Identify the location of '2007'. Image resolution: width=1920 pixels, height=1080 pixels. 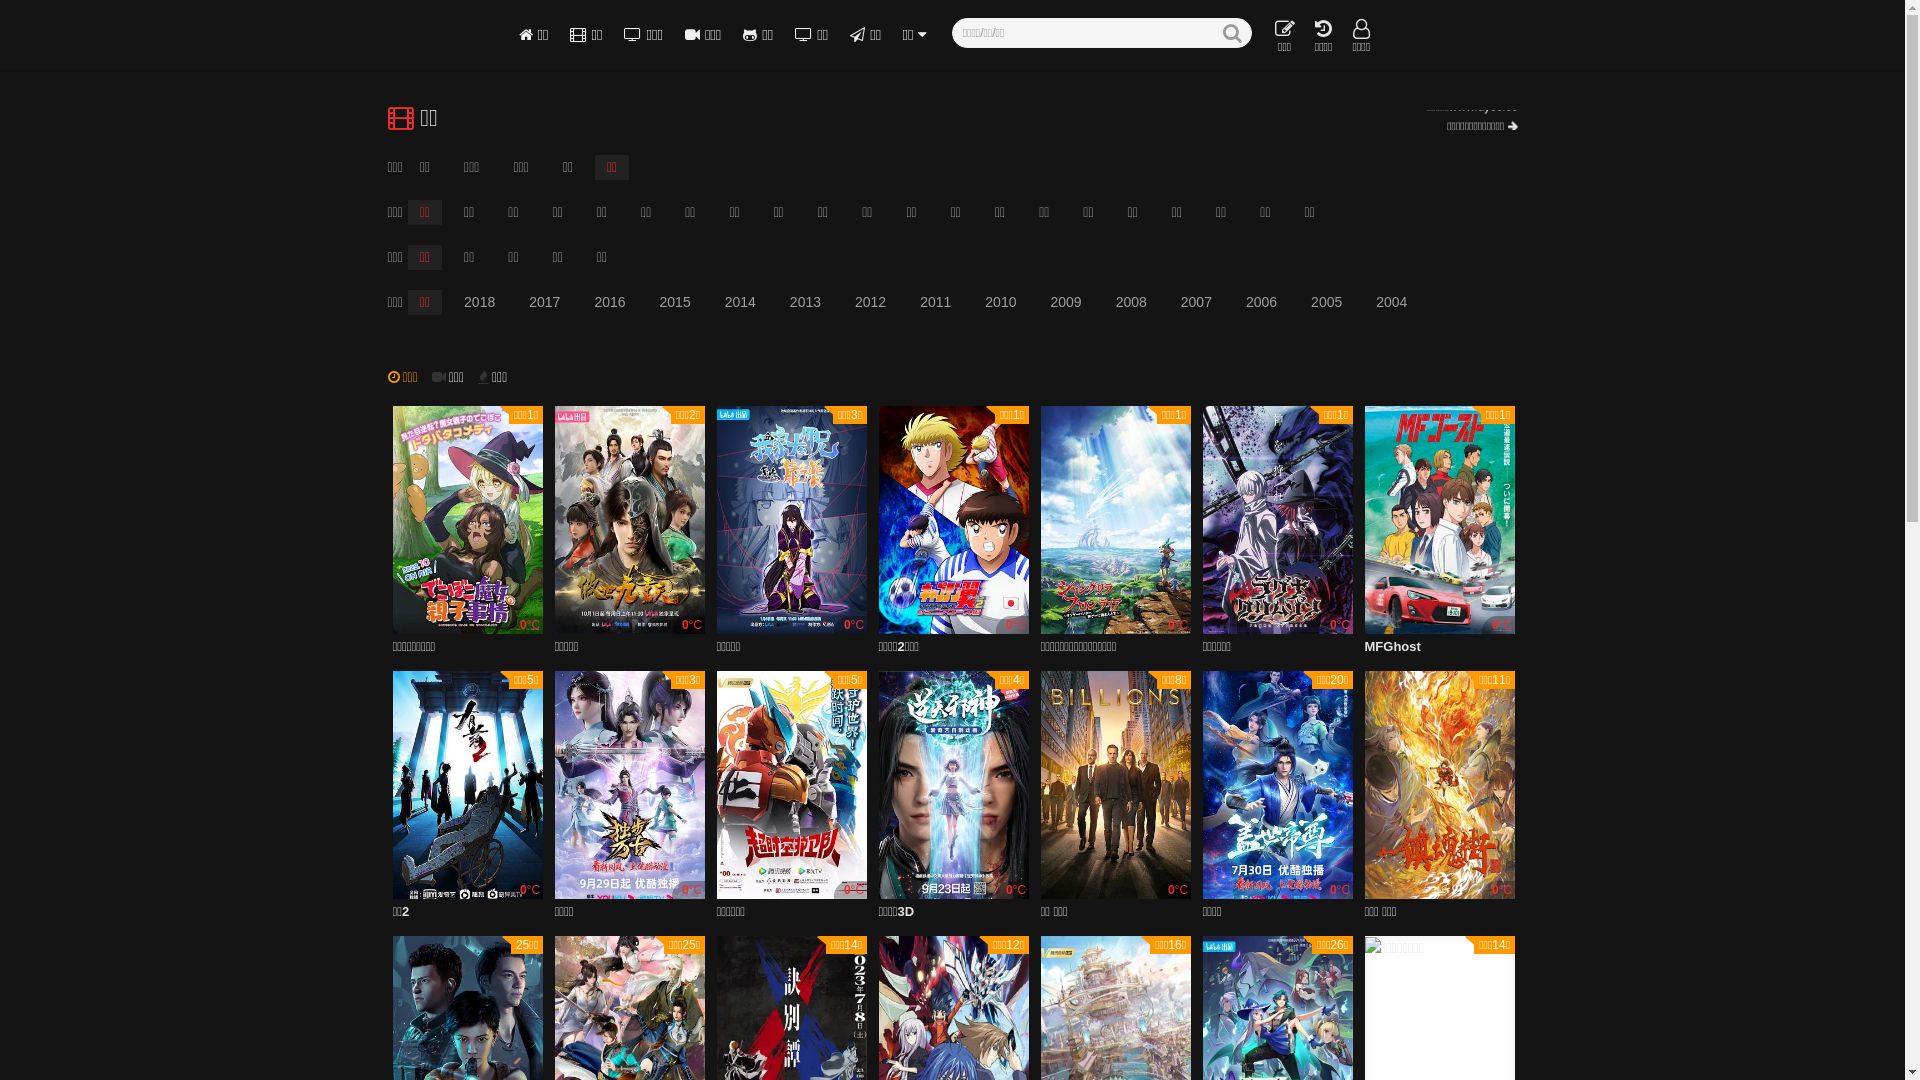
(1196, 302).